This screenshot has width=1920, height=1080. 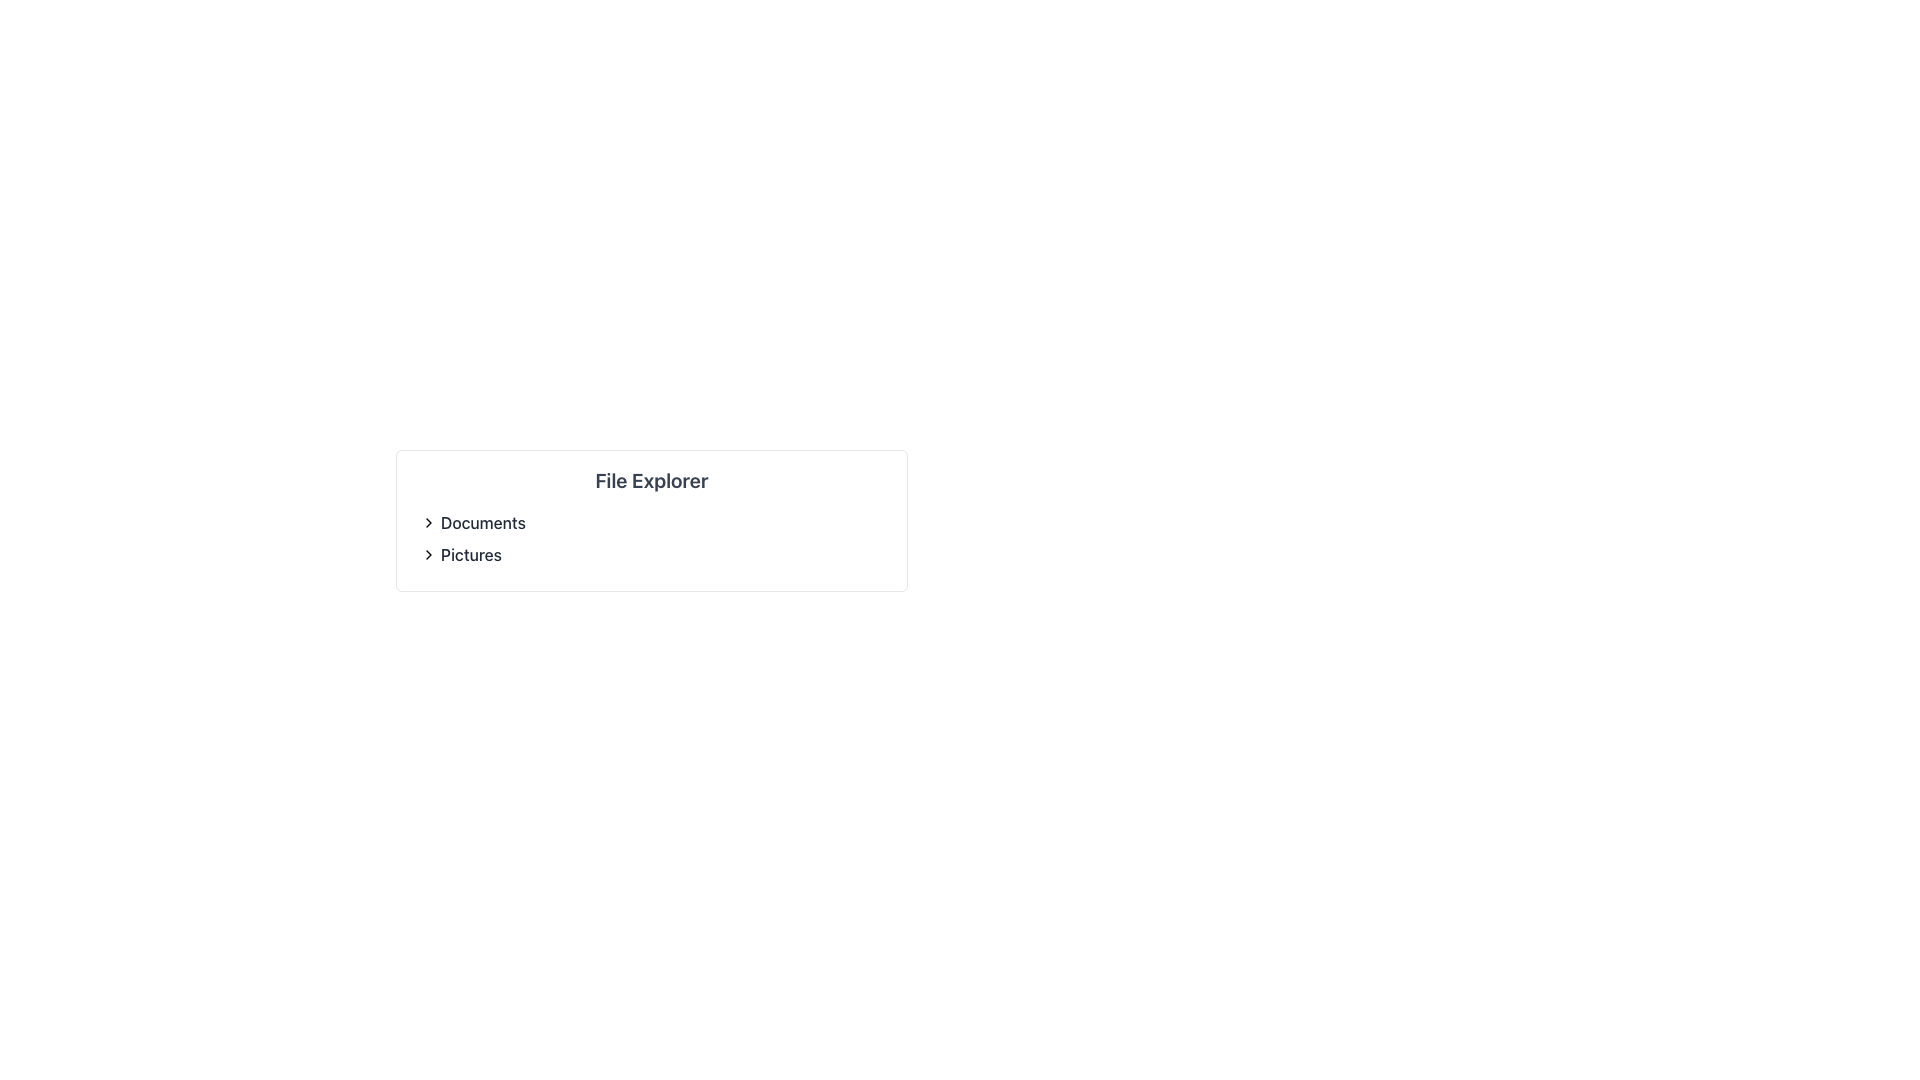 I want to click on the chevron-right SVG icon, so click(x=427, y=555).